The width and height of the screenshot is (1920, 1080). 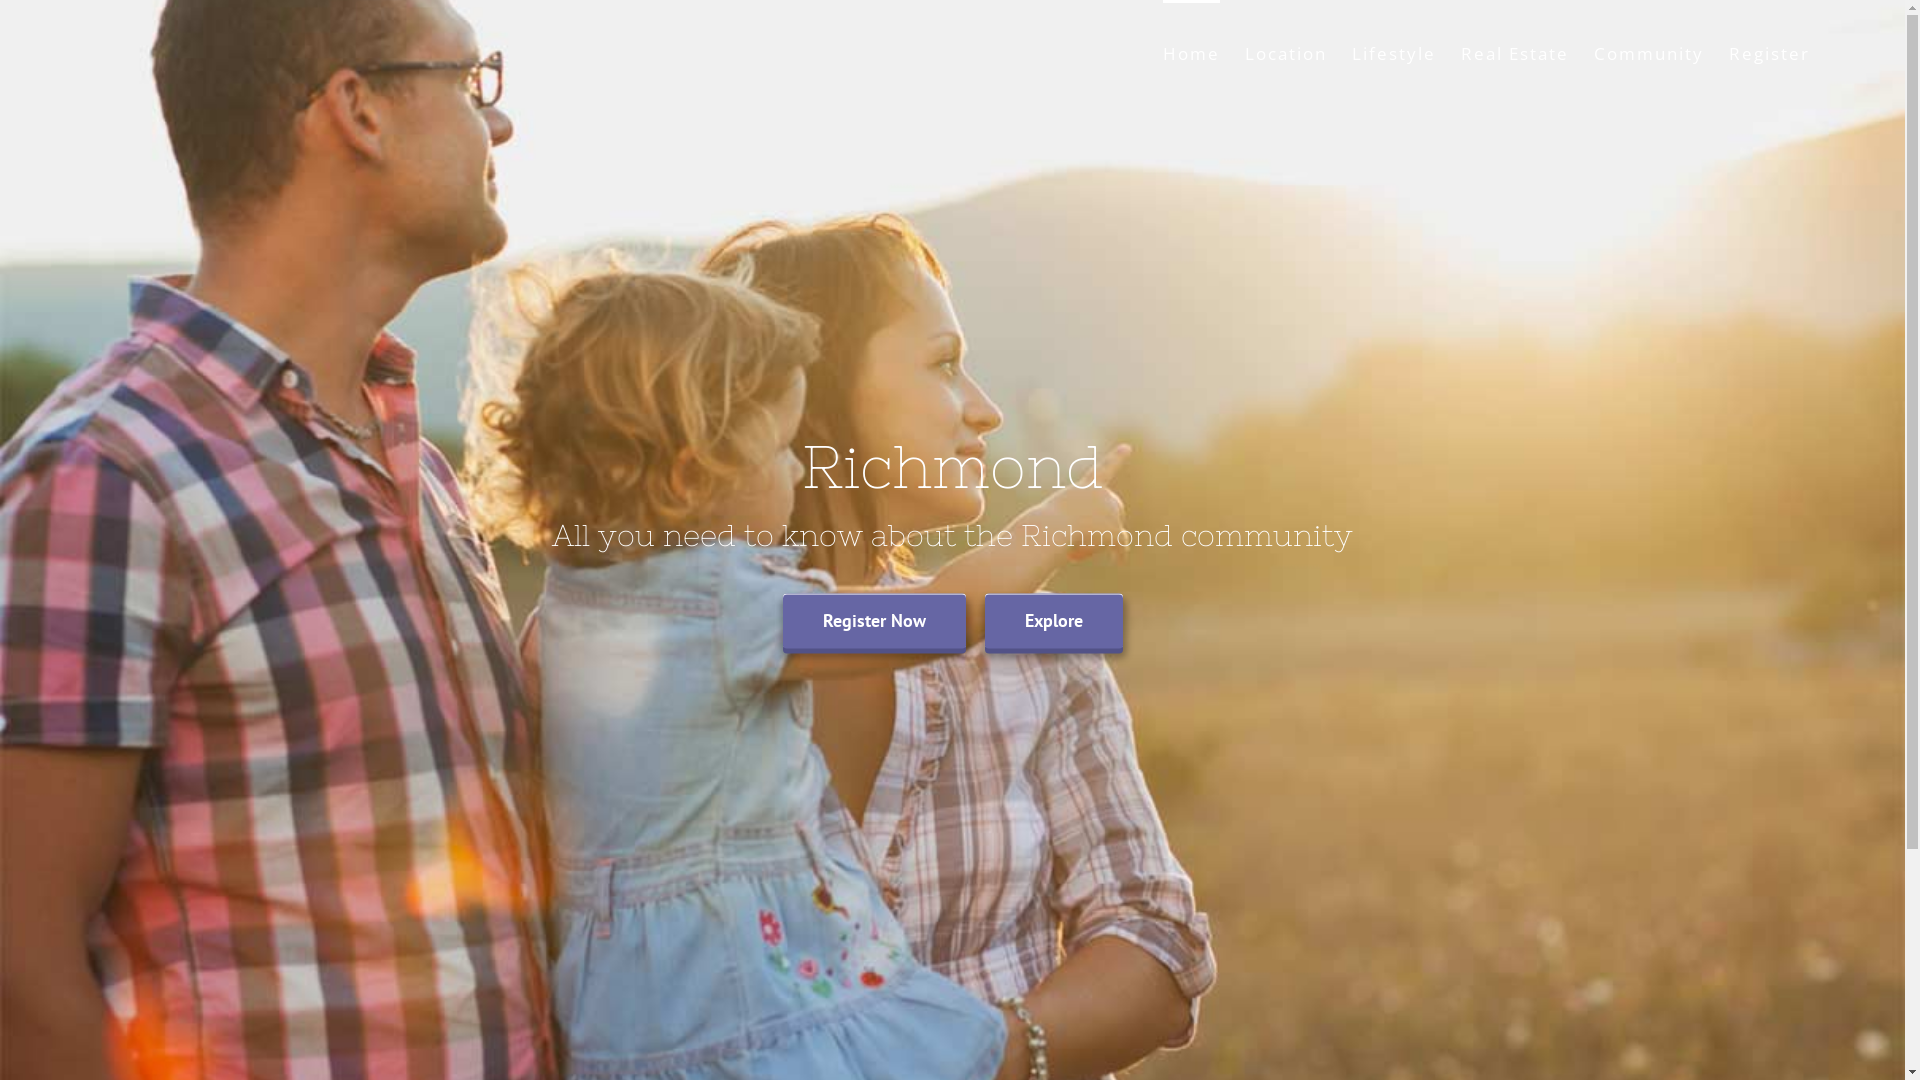 What do you see at coordinates (1392, 50) in the screenshot?
I see `'Lifestyle'` at bounding box center [1392, 50].